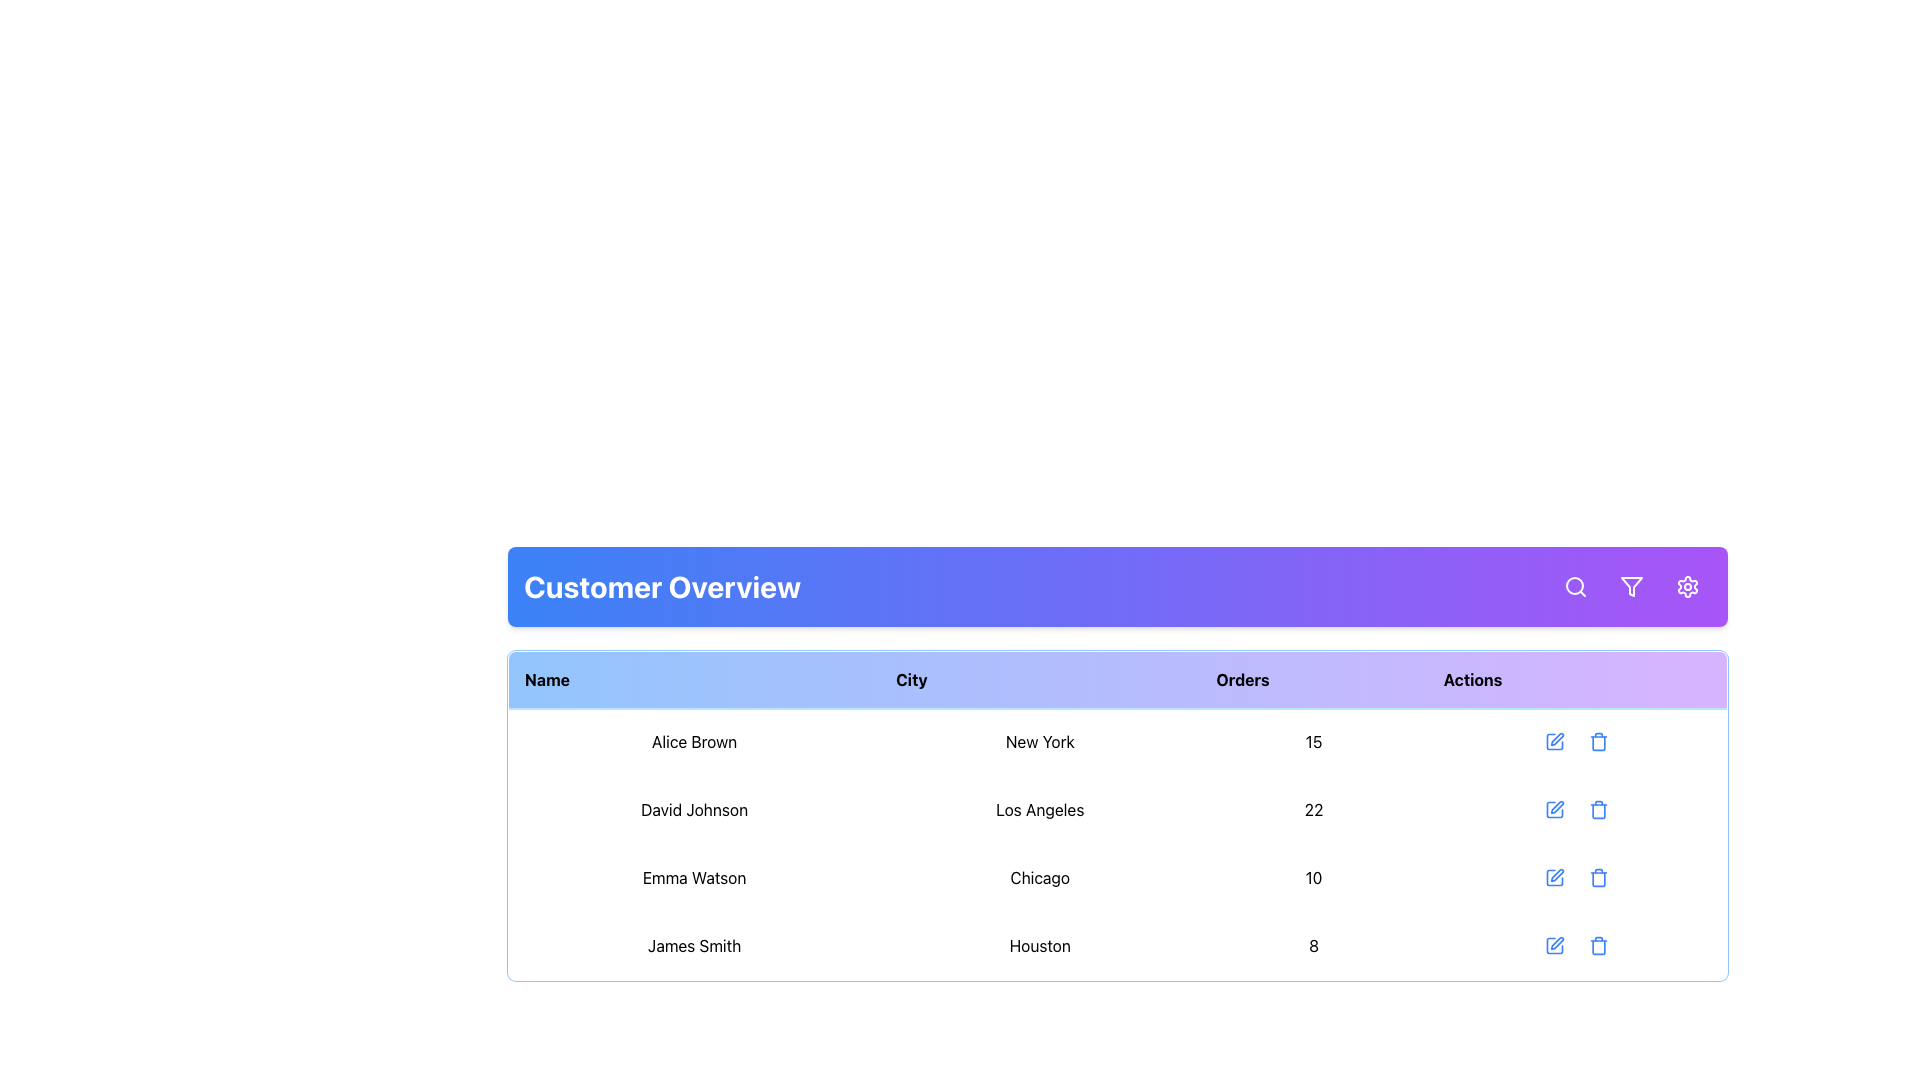 This screenshot has width=1920, height=1080. Describe the element at coordinates (1574, 585) in the screenshot. I see `the first circular button in the horizontal group located at the right edge of the purple gradient header section, which initiates a search function` at that location.